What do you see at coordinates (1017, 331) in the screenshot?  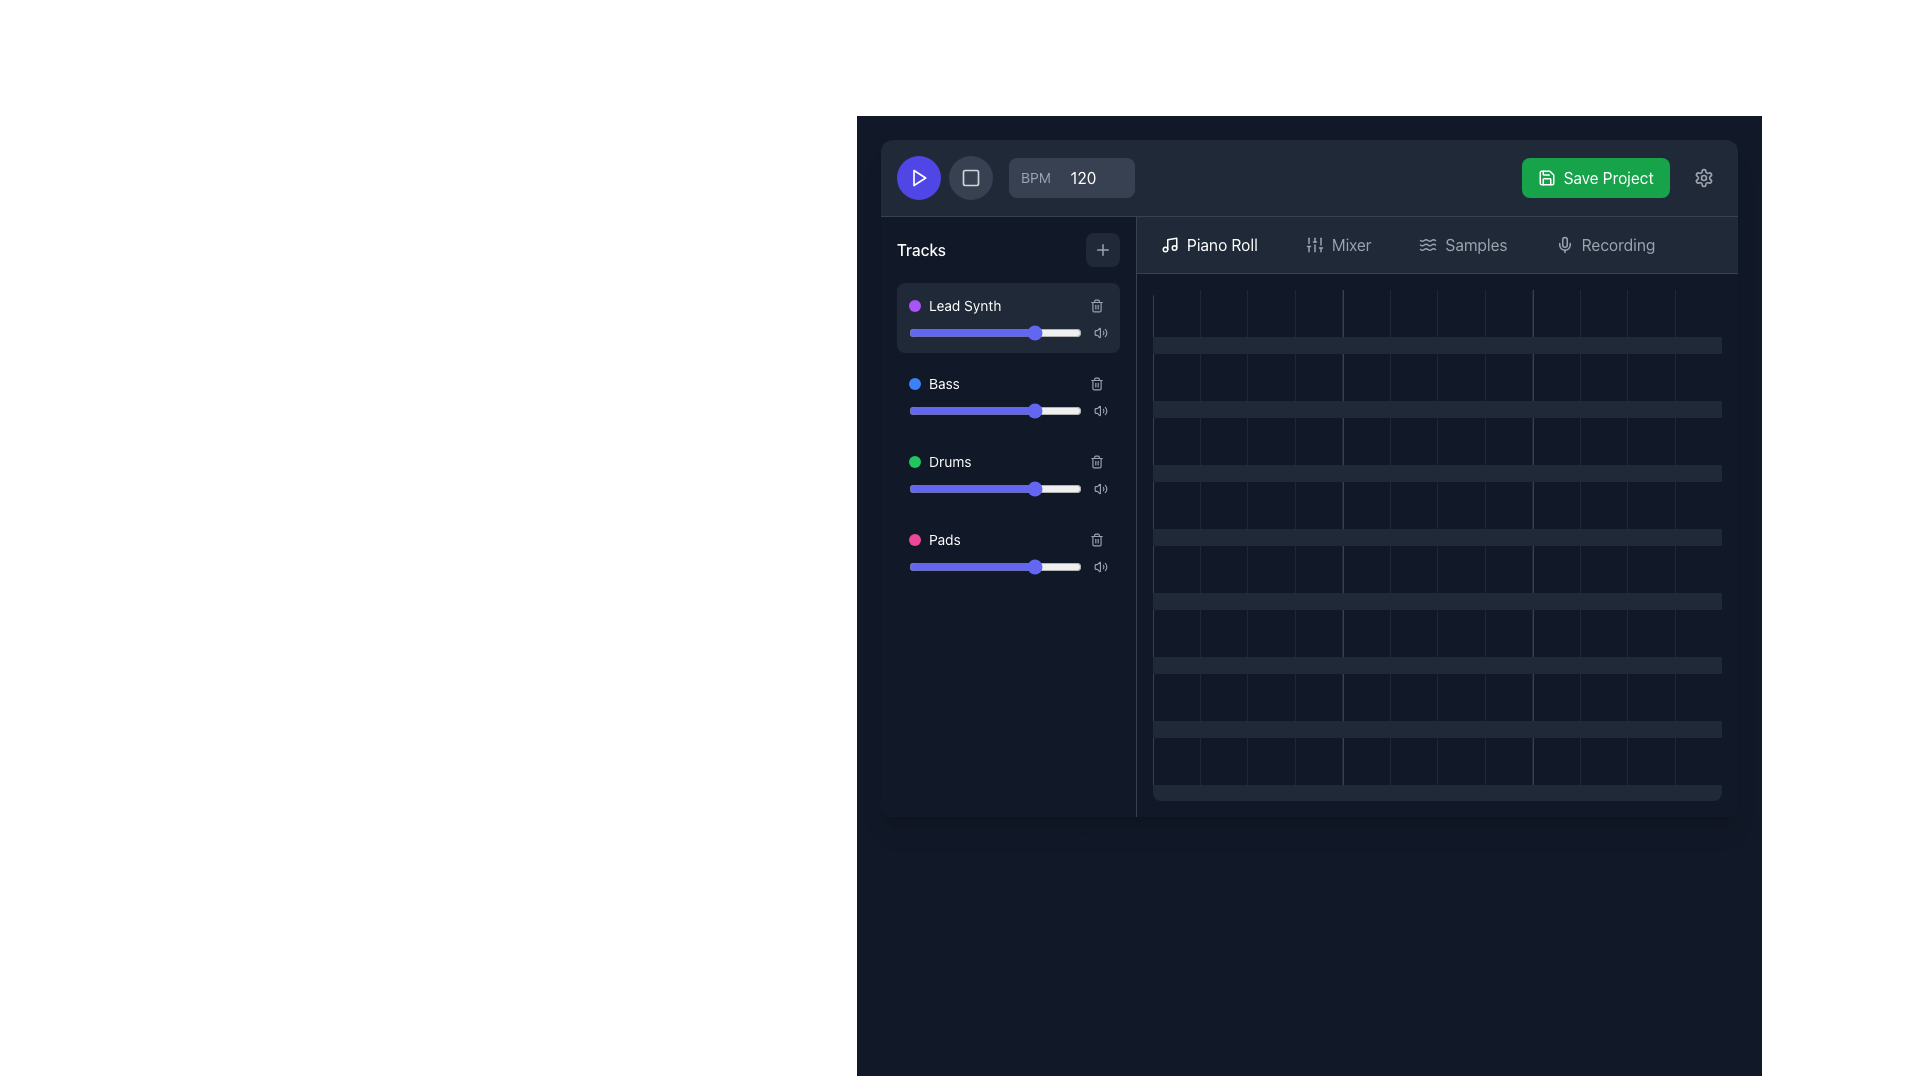 I see `the slider value` at bounding box center [1017, 331].